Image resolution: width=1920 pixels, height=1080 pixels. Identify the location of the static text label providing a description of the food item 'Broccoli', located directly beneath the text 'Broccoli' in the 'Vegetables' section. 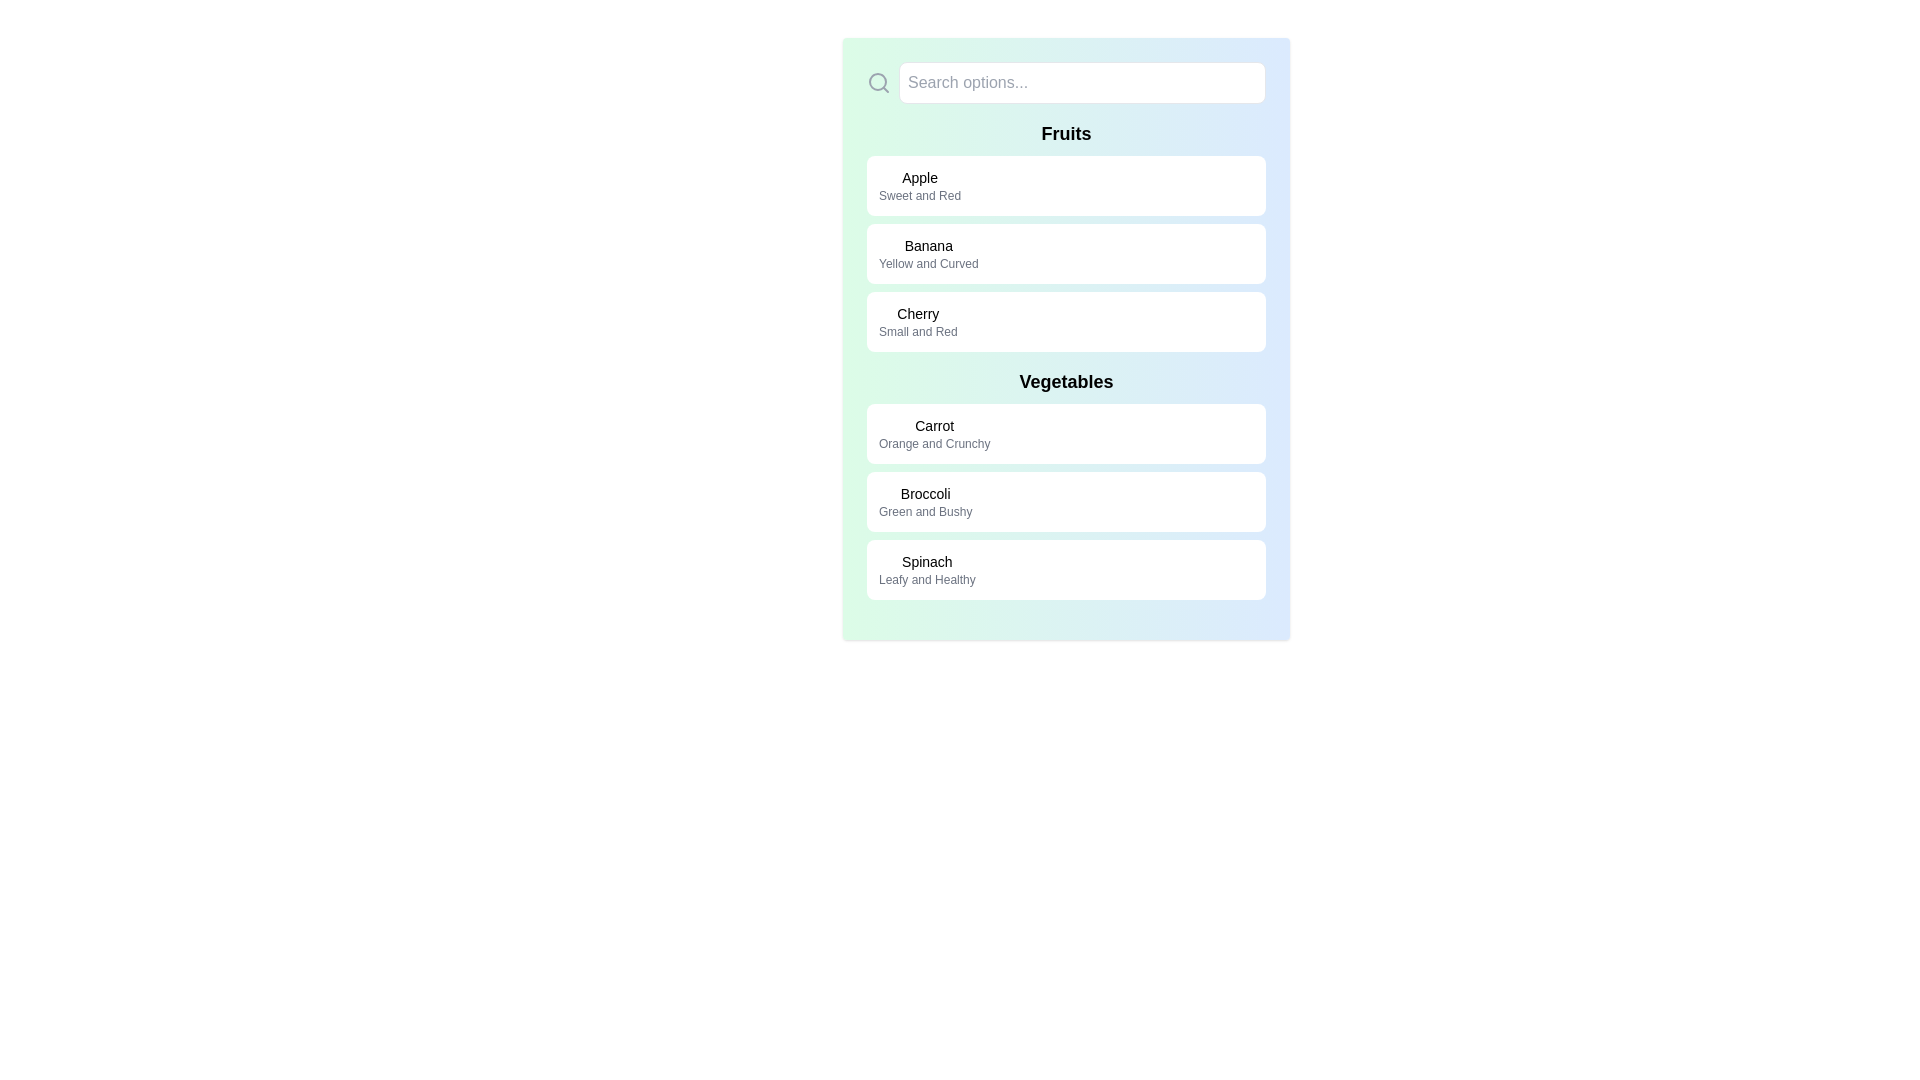
(924, 511).